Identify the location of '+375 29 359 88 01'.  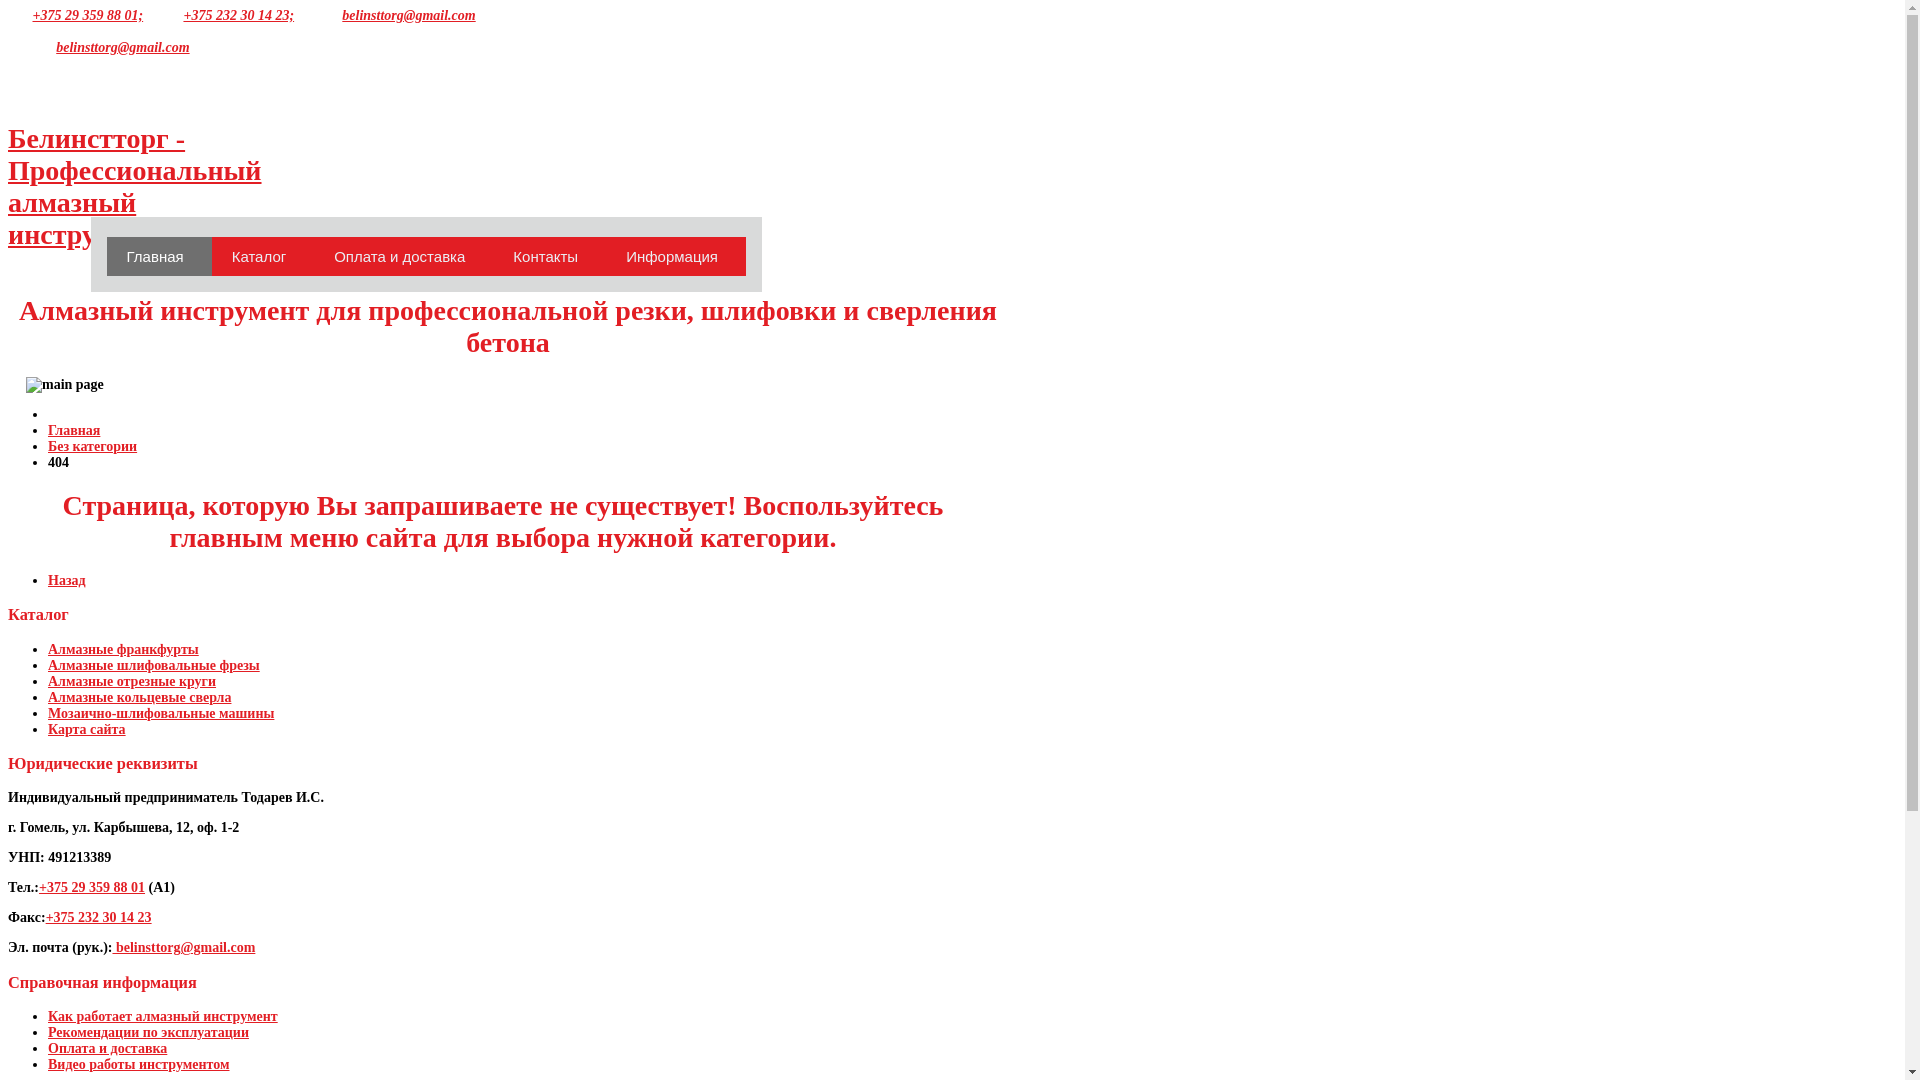
(38, 886).